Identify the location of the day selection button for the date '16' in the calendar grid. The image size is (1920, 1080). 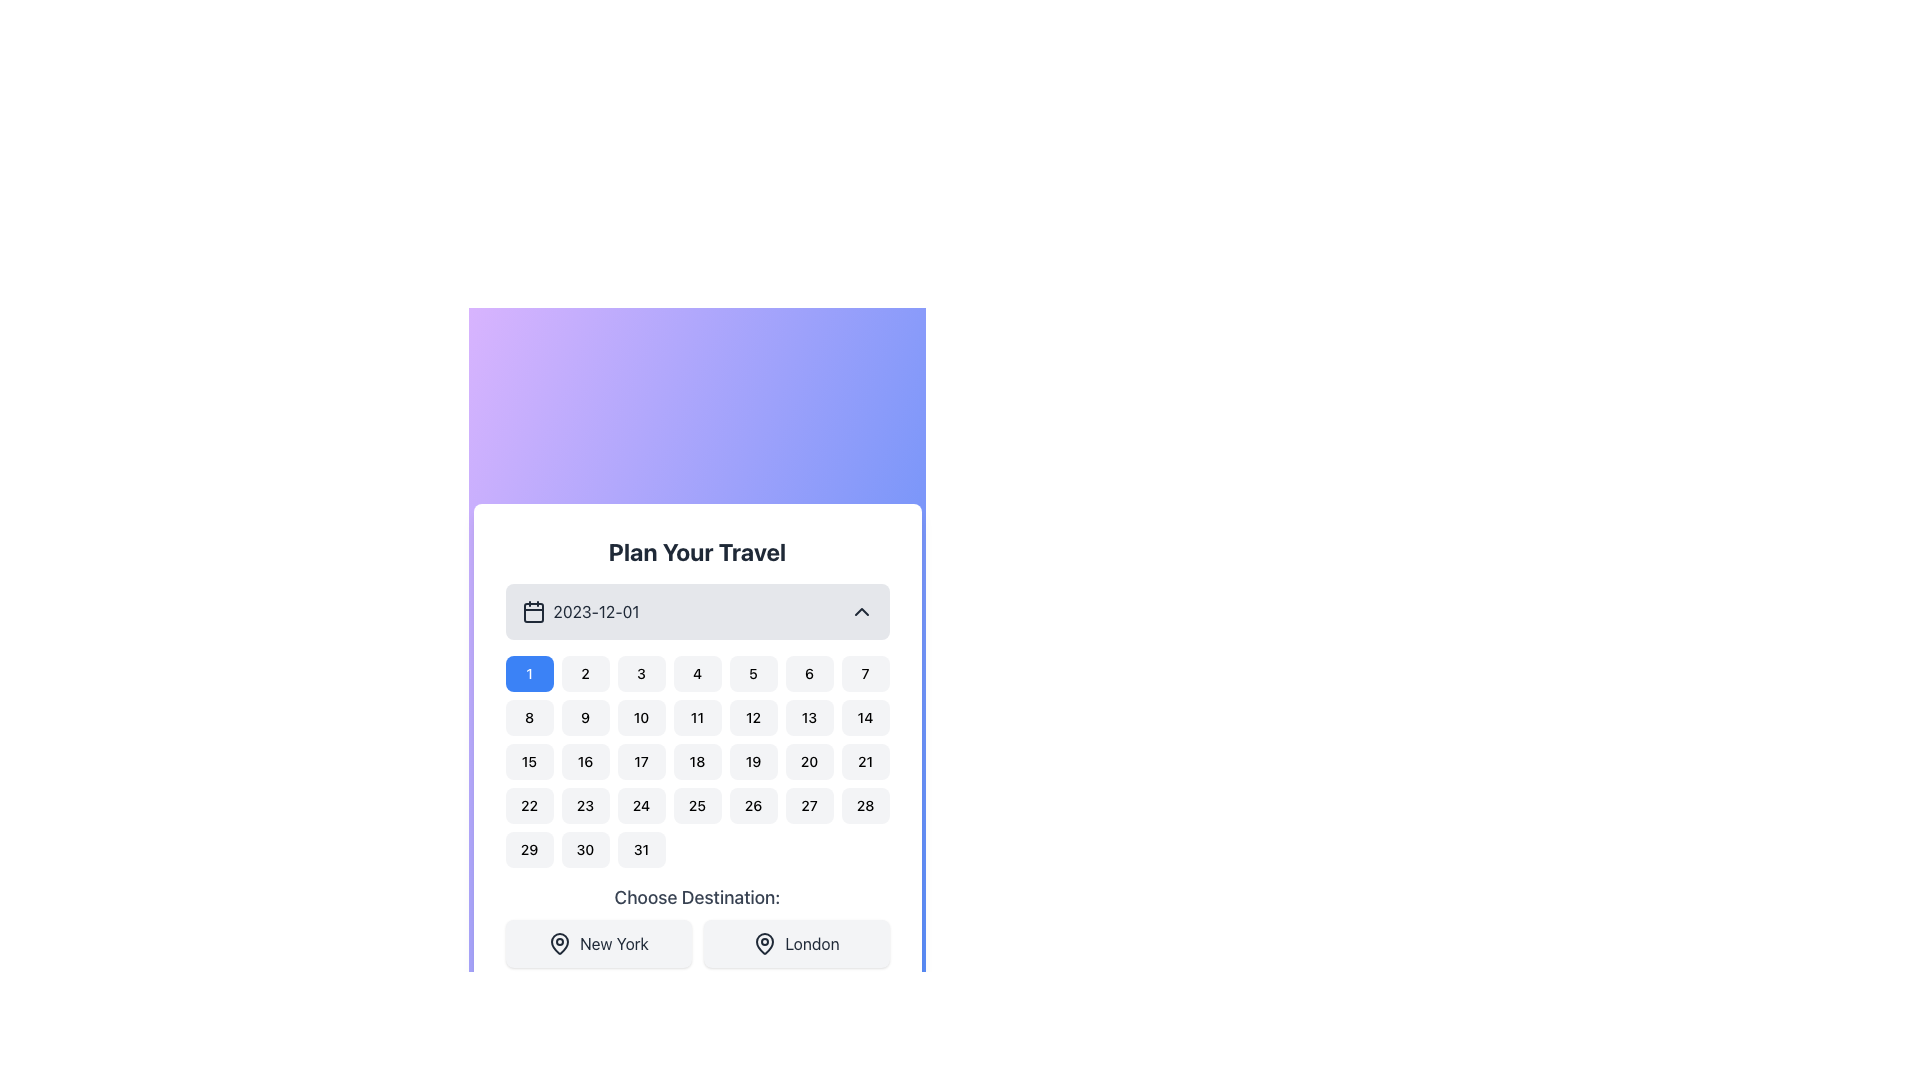
(584, 762).